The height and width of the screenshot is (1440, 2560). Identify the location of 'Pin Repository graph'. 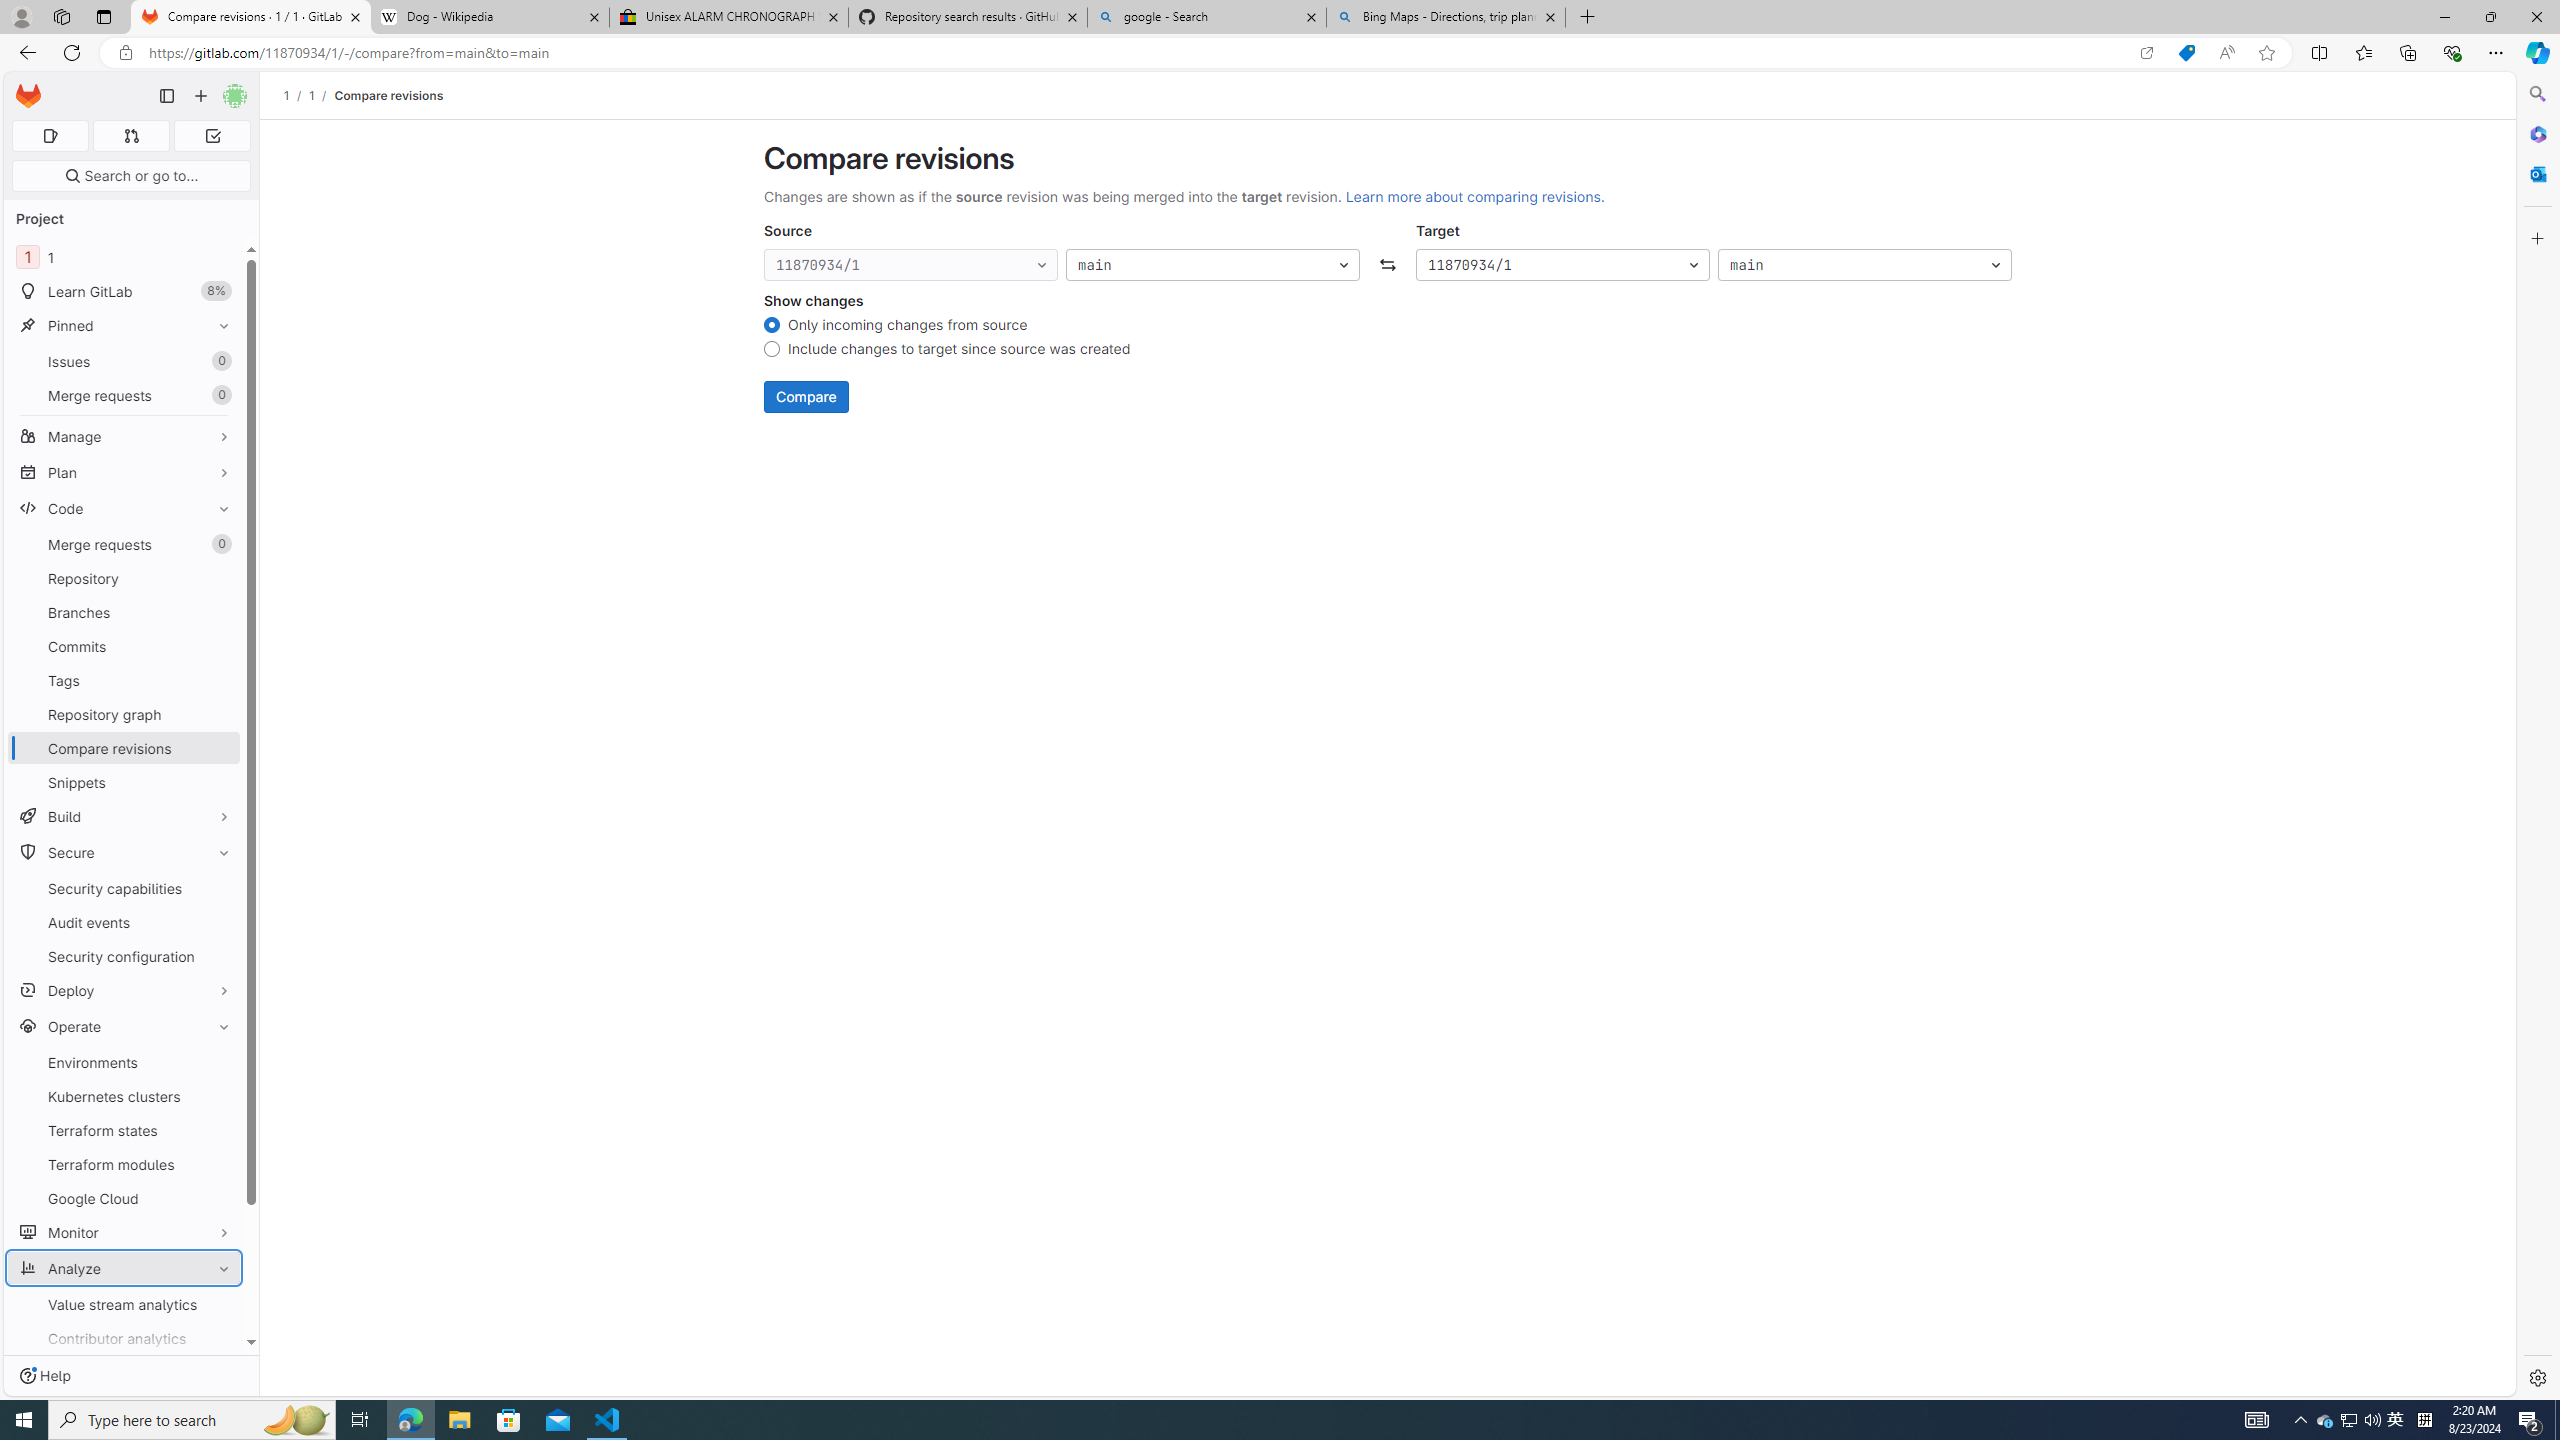
(220, 713).